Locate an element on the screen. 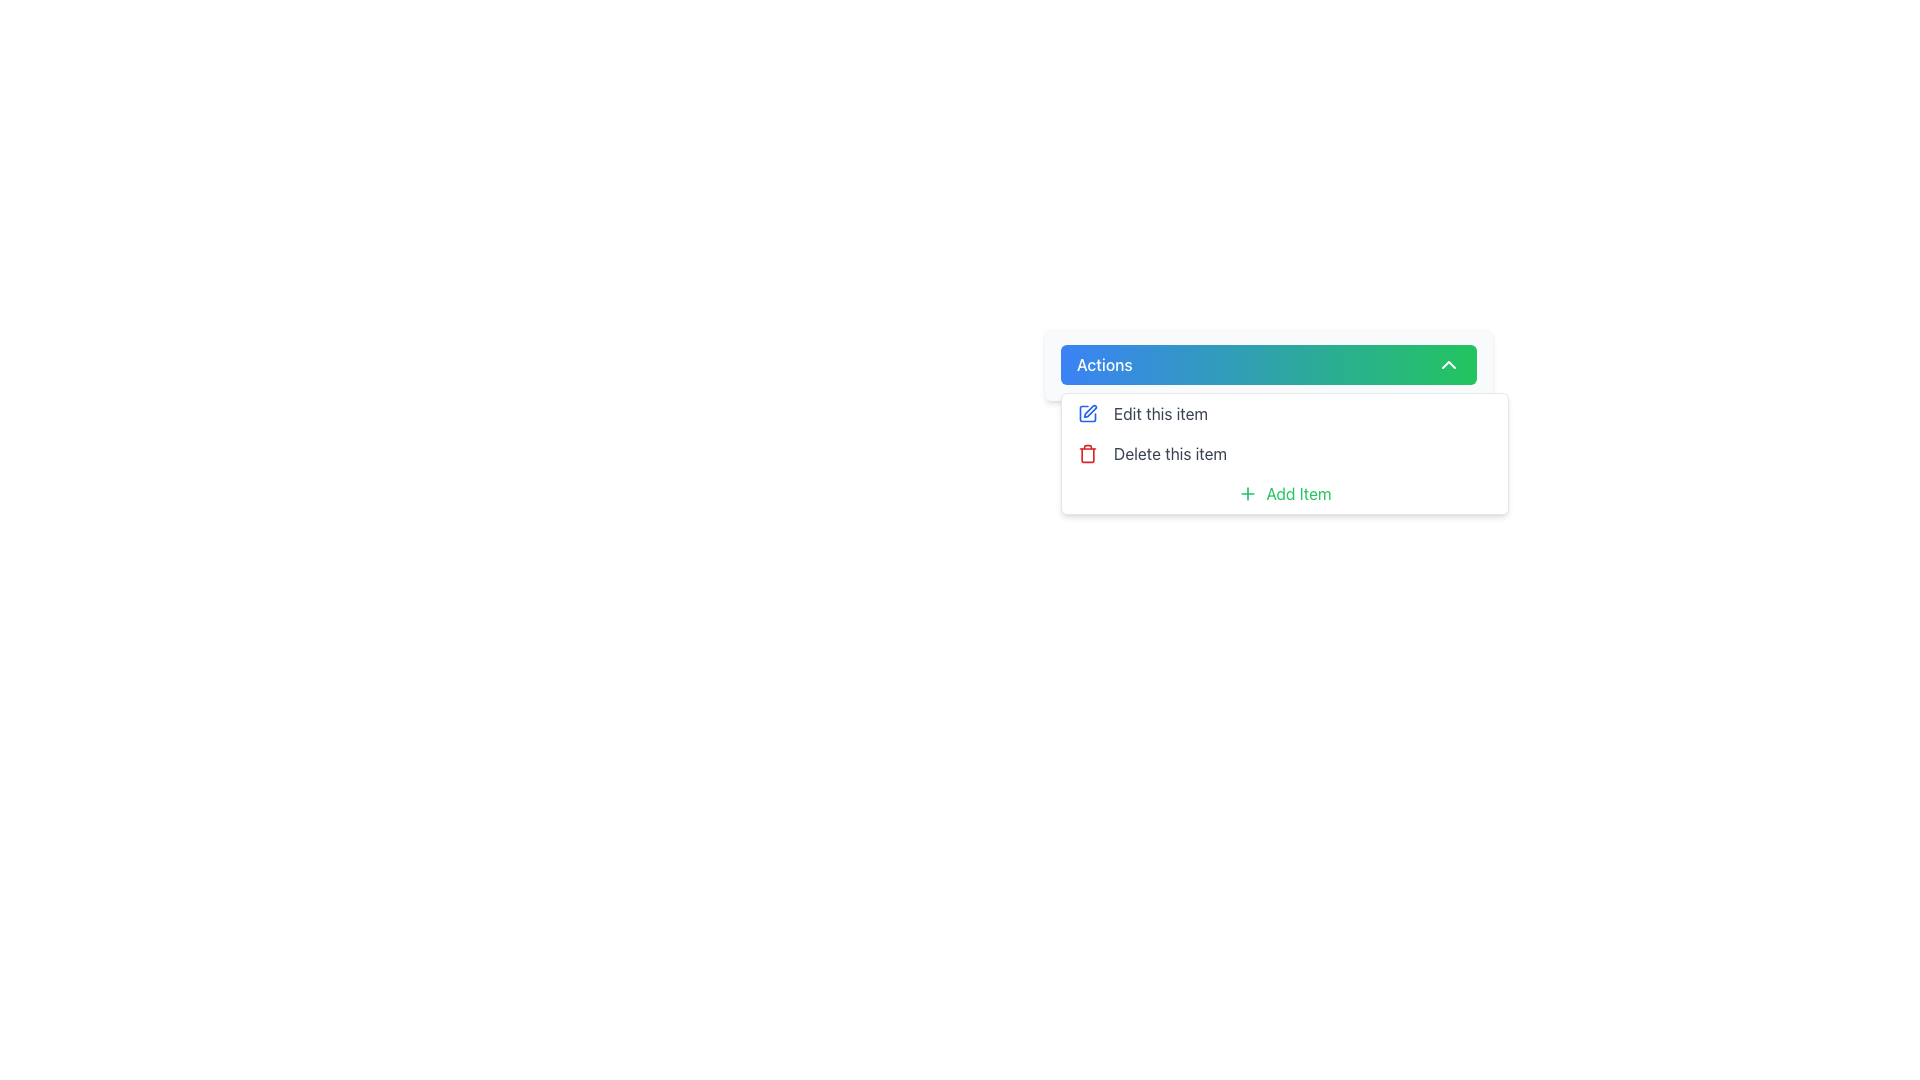  the static text label that suggests an editing operation, located within the 'Actions' dropdown menu, next to the blue pen icon is located at coordinates (1161, 412).